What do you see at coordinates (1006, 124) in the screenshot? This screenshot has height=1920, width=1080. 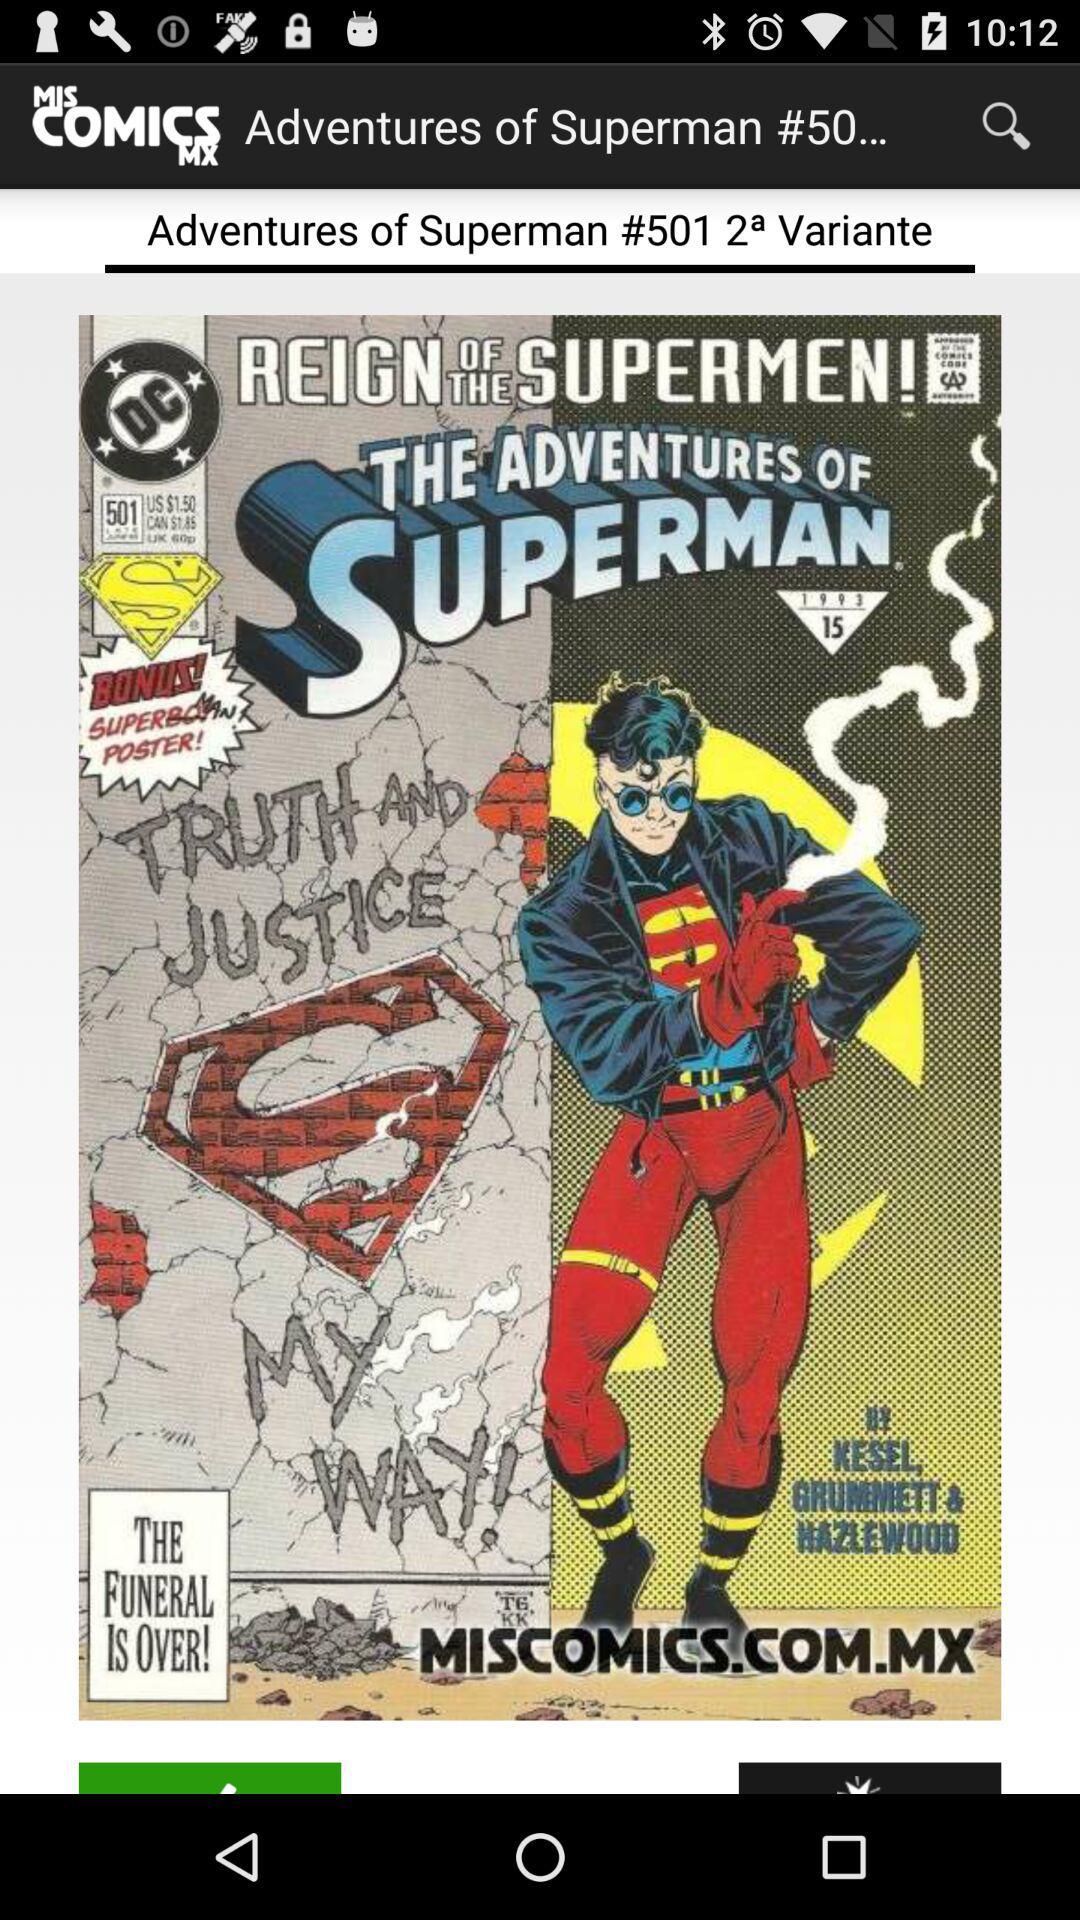 I see `app to the right of adventures of superman` at bounding box center [1006, 124].